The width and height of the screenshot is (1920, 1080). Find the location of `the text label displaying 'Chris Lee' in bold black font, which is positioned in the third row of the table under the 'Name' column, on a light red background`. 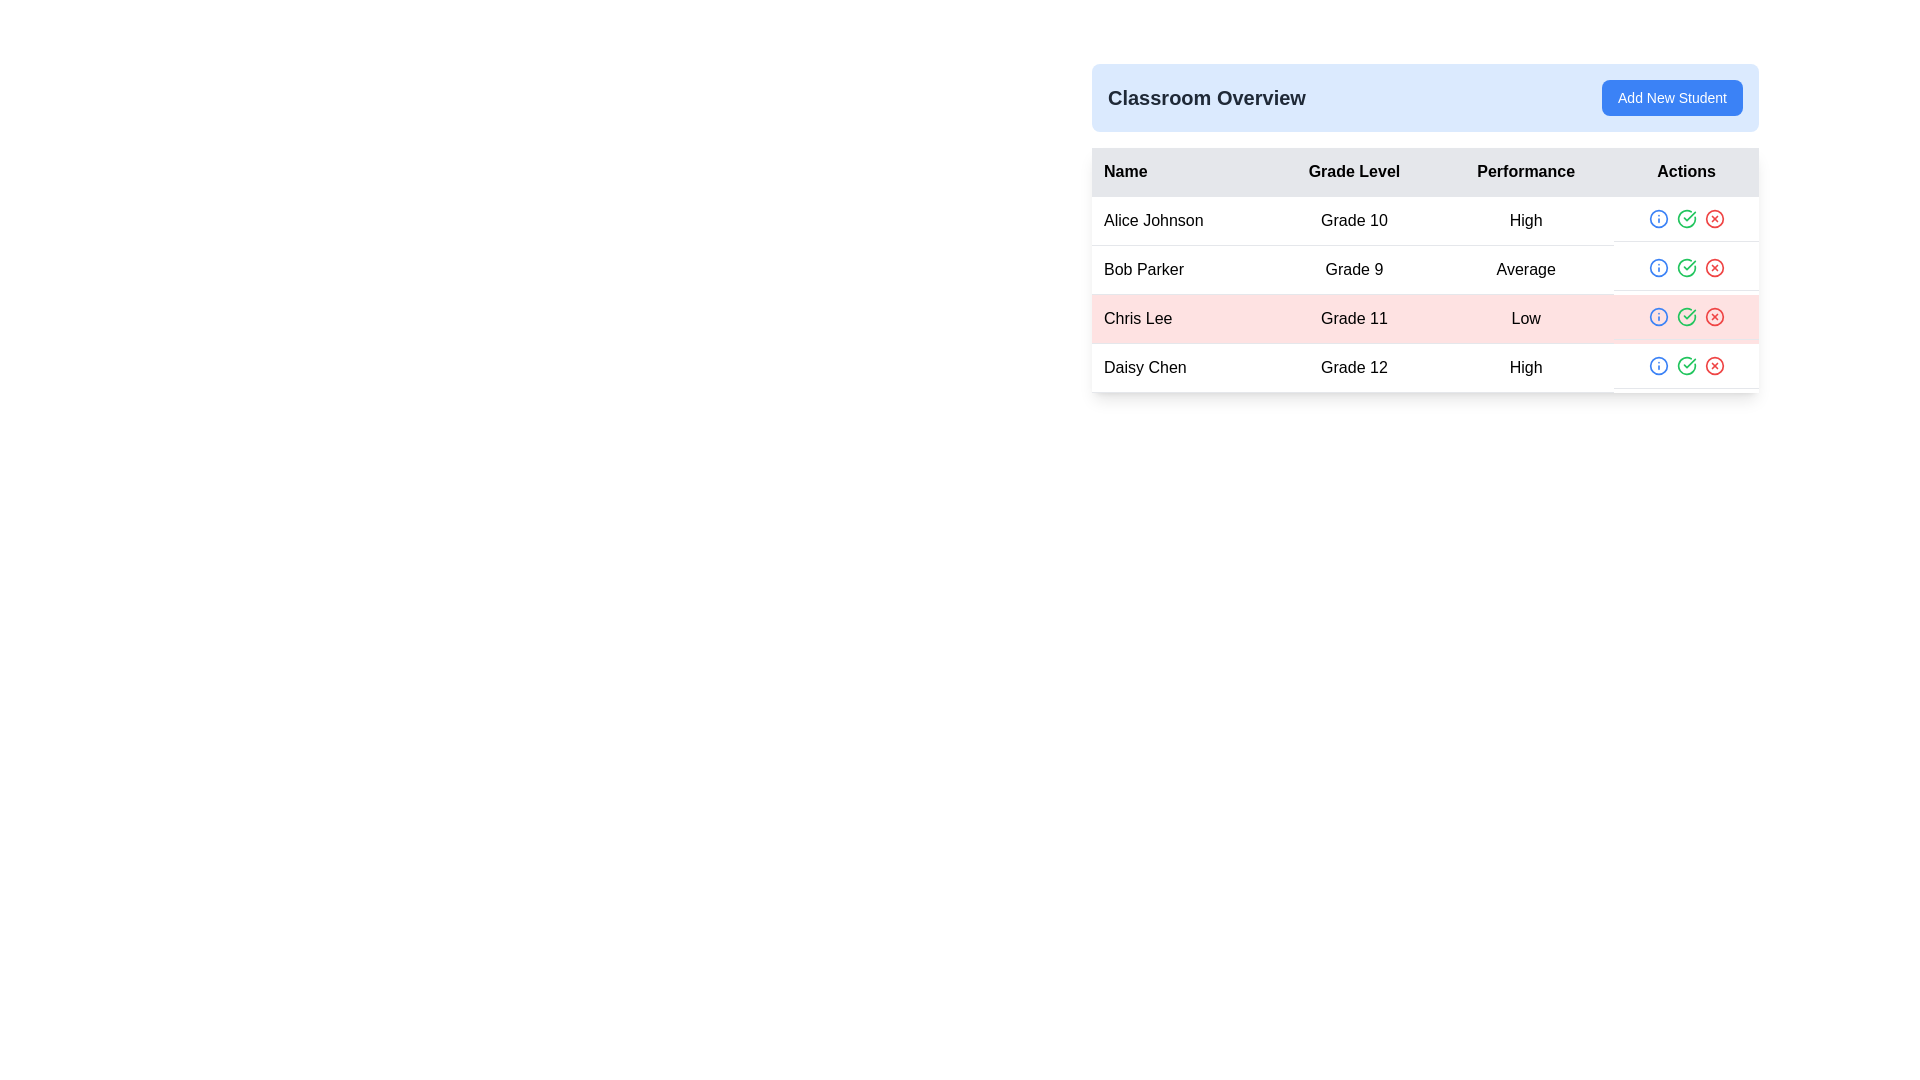

the text label displaying 'Chris Lee' in bold black font, which is positioned in the third row of the table under the 'Name' column, on a light red background is located at coordinates (1181, 318).